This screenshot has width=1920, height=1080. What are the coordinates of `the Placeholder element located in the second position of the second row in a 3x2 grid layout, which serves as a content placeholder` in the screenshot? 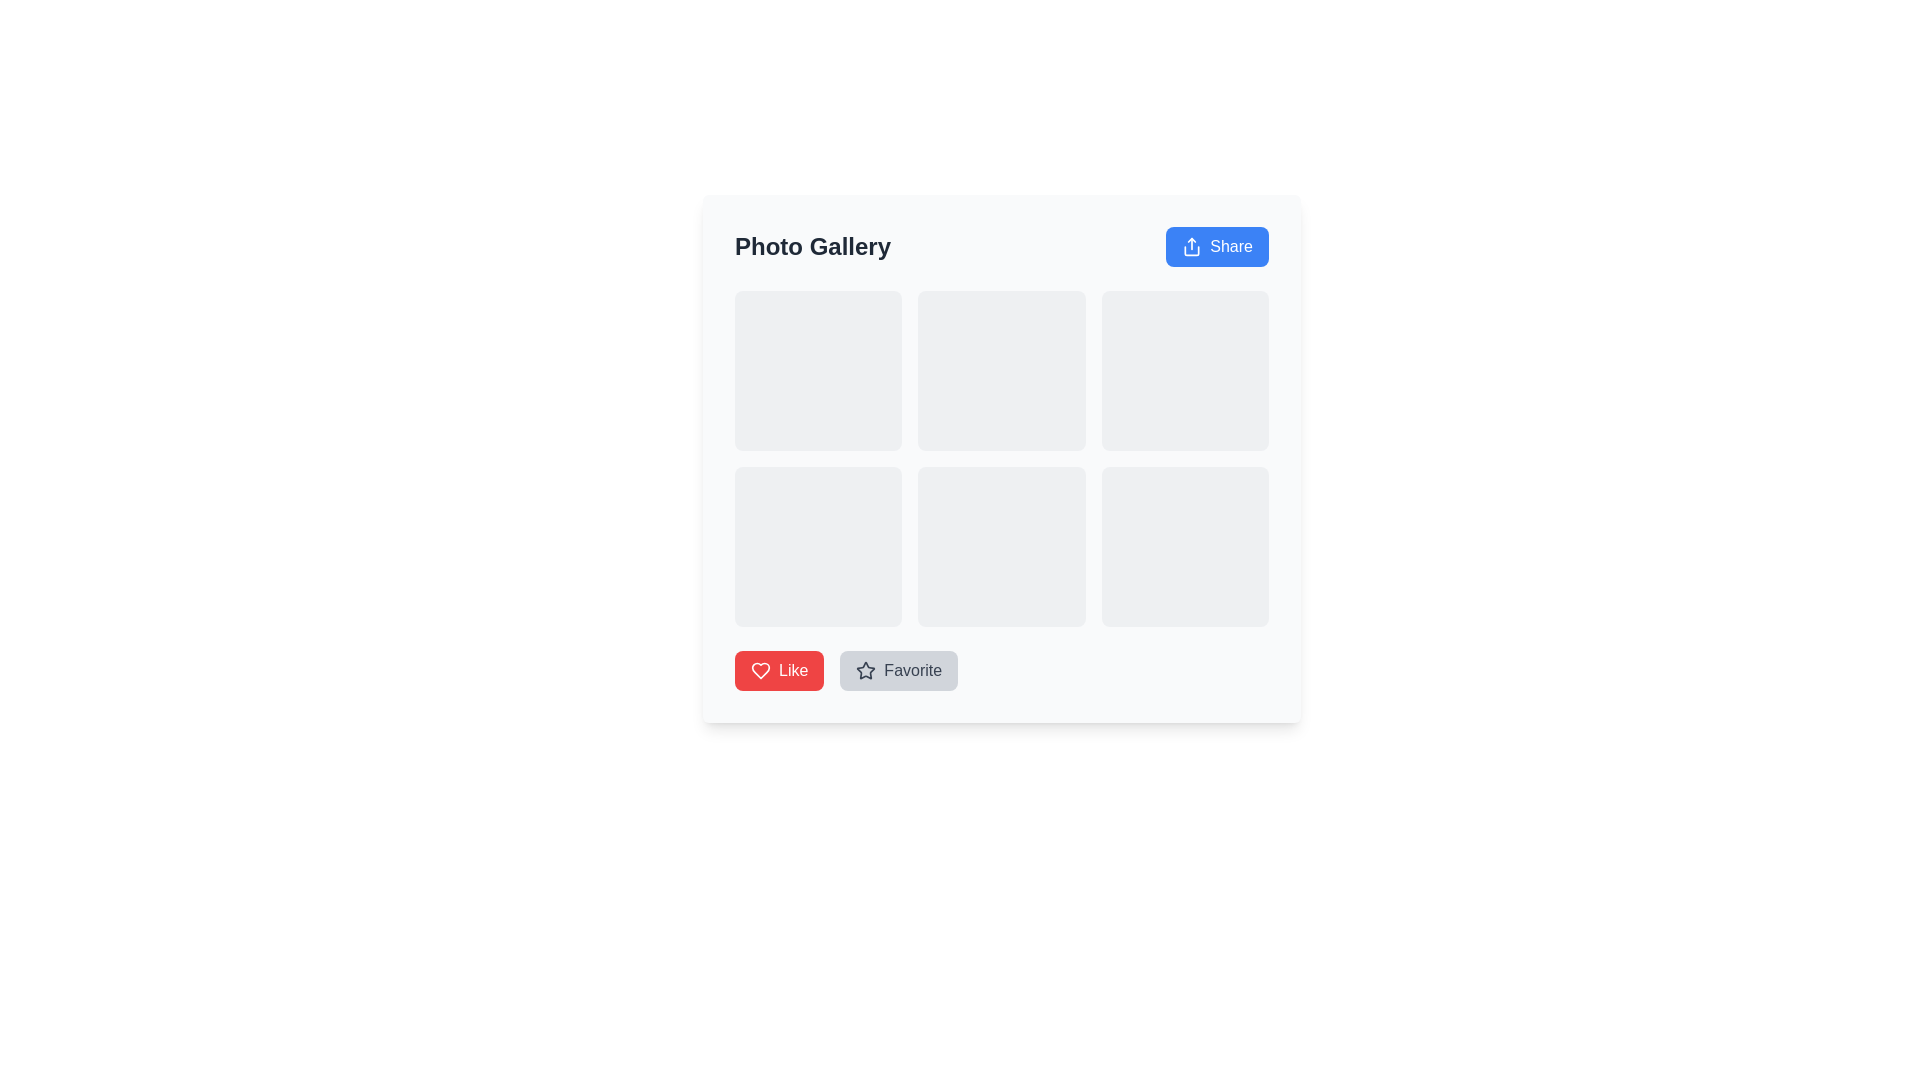 It's located at (1002, 547).